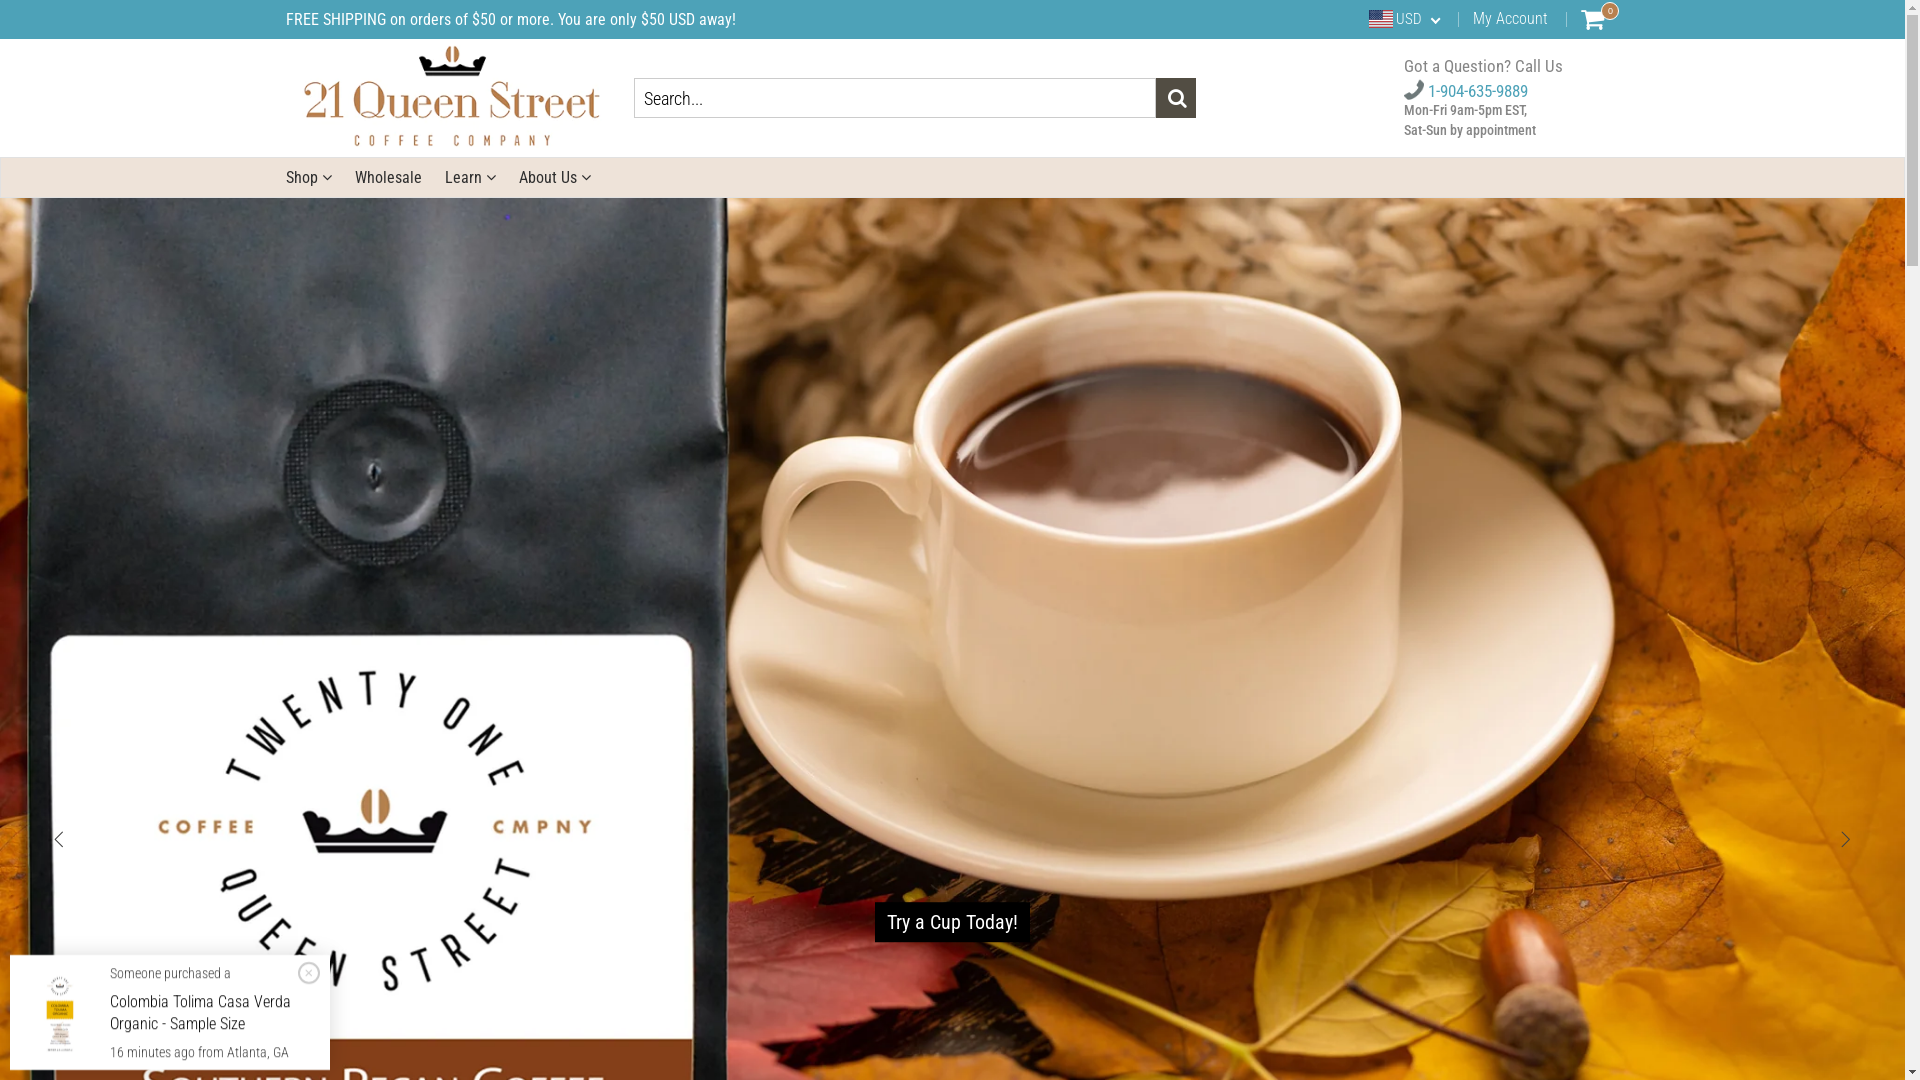 Image resolution: width=1920 pixels, height=1080 pixels. What do you see at coordinates (518, 176) in the screenshot?
I see `'About Us'` at bounding box center [518, 176].